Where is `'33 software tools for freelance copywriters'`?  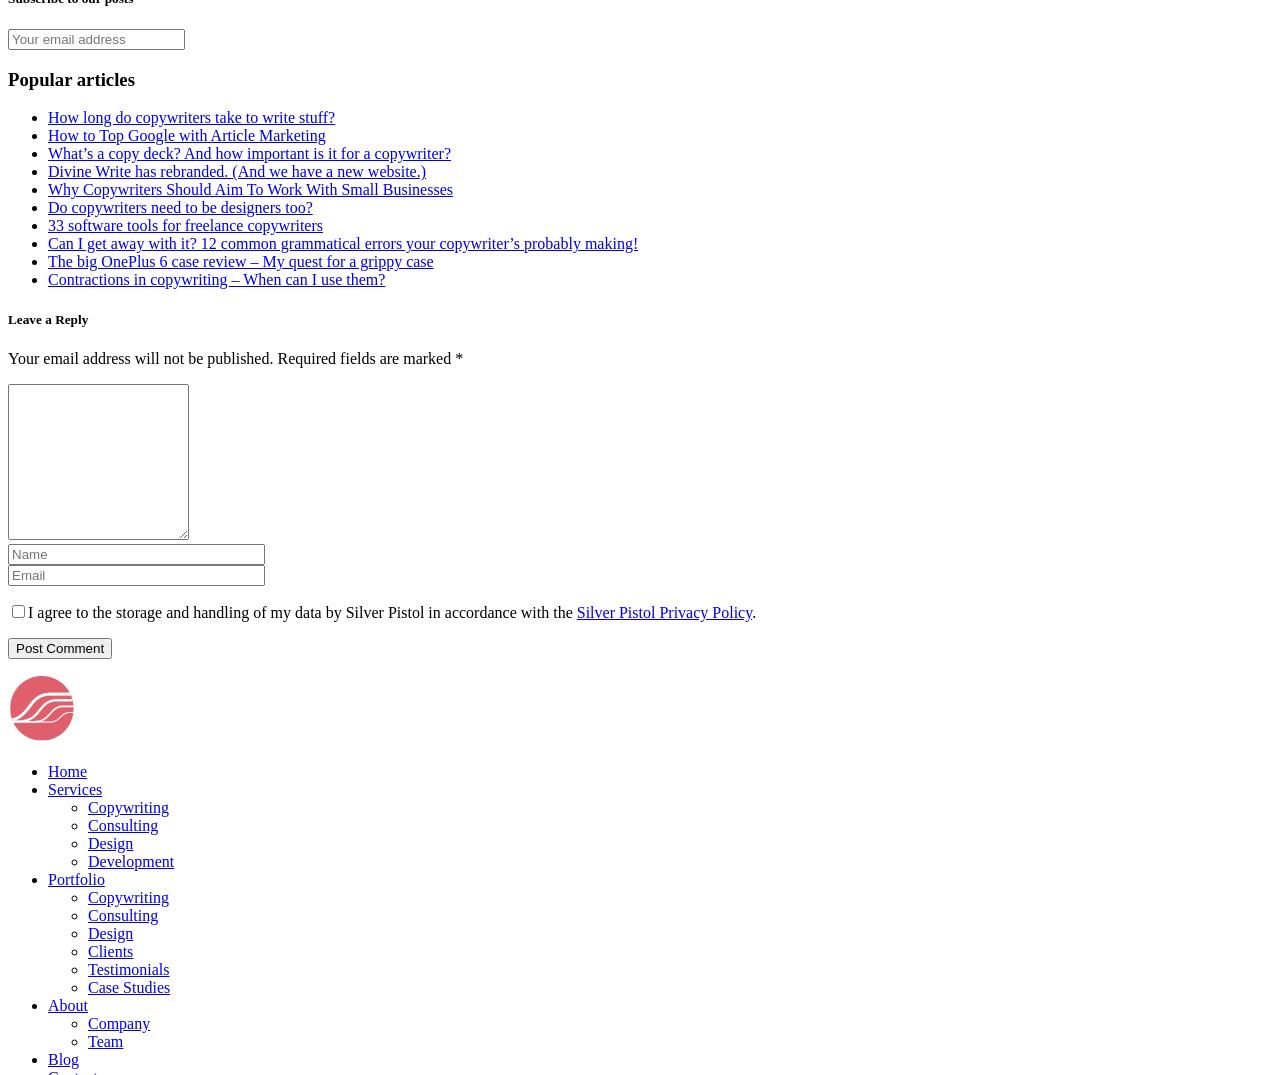
'33 software tools for freelance copywriters' is located at coordinates (185, 224).